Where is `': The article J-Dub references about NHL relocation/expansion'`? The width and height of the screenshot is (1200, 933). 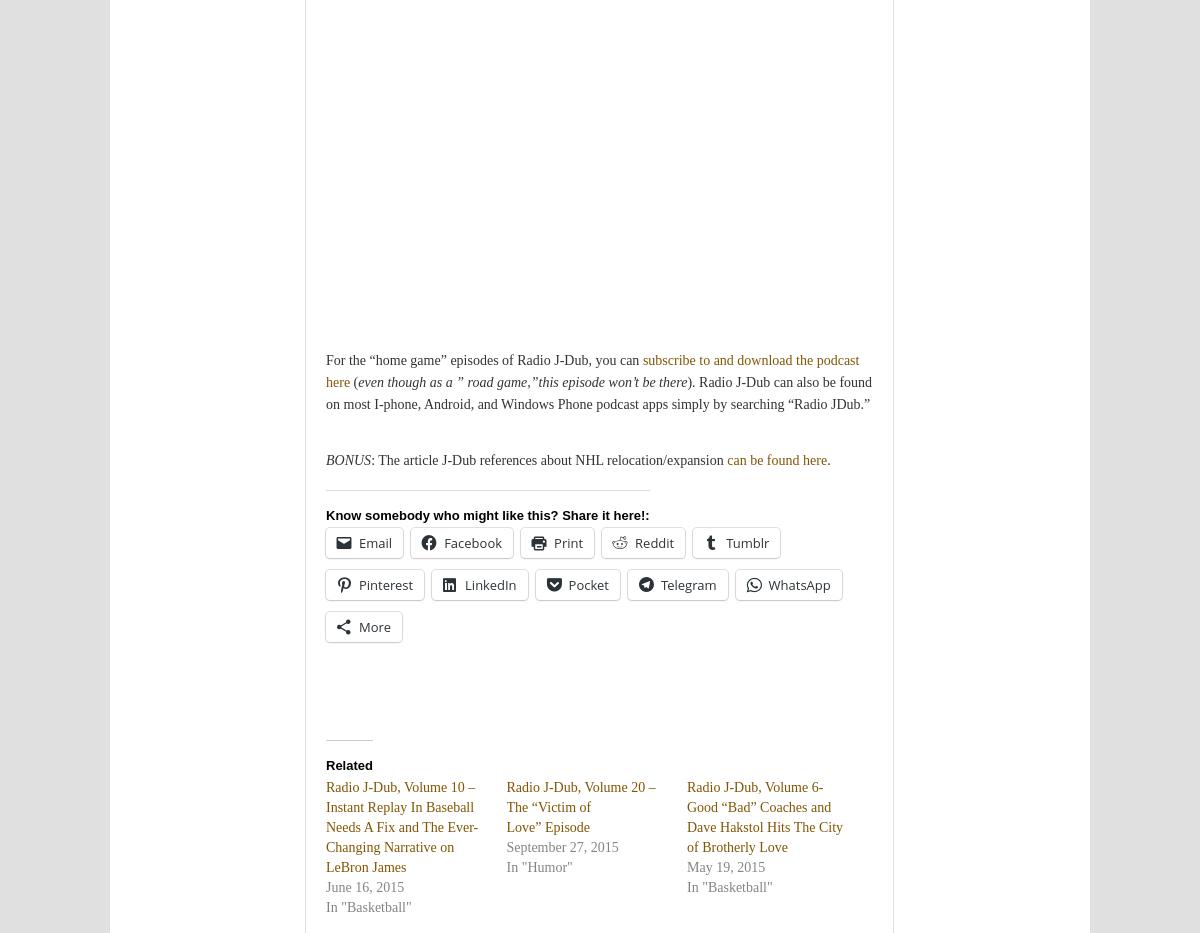
': The article J-Dub references about NHL relocation/expansion' is located at coordinates (371, 459).